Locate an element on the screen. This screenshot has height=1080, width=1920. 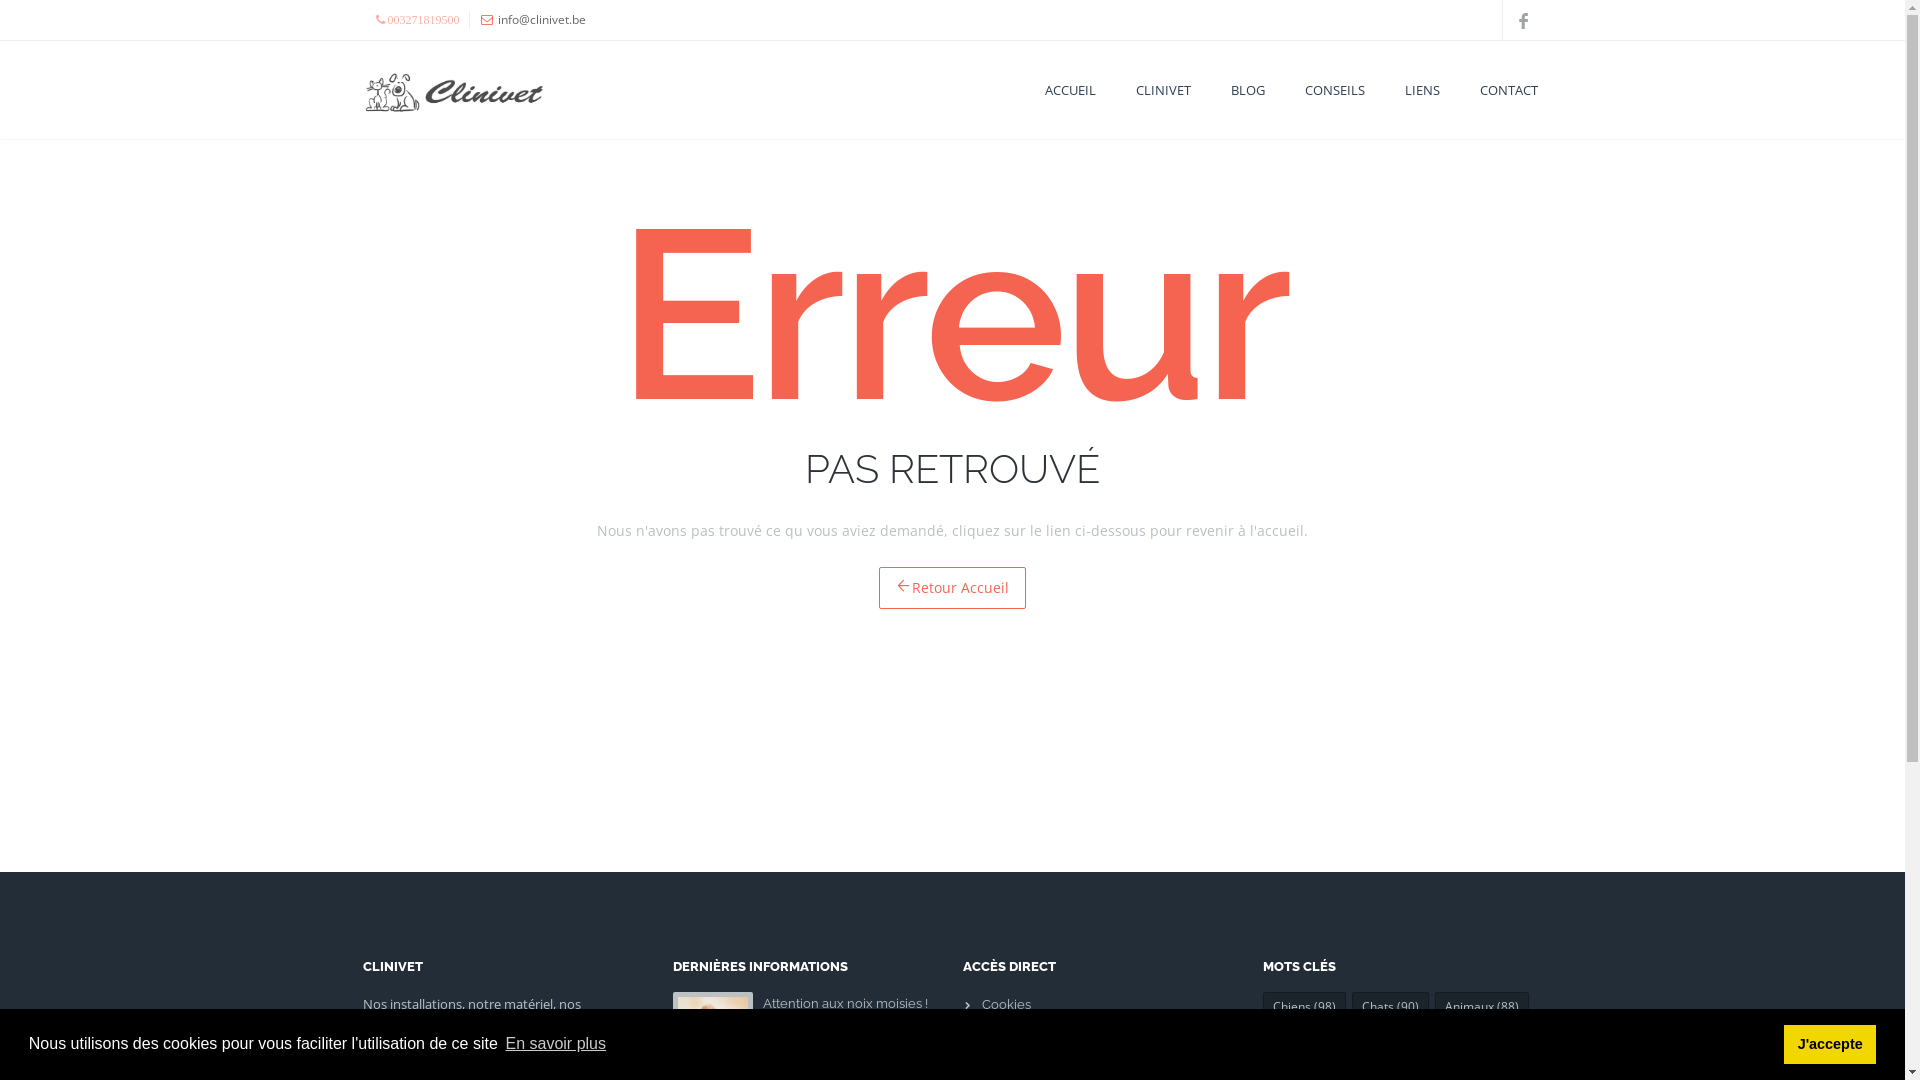
'Chats (90)' is located at coordinates (1389, 1006).